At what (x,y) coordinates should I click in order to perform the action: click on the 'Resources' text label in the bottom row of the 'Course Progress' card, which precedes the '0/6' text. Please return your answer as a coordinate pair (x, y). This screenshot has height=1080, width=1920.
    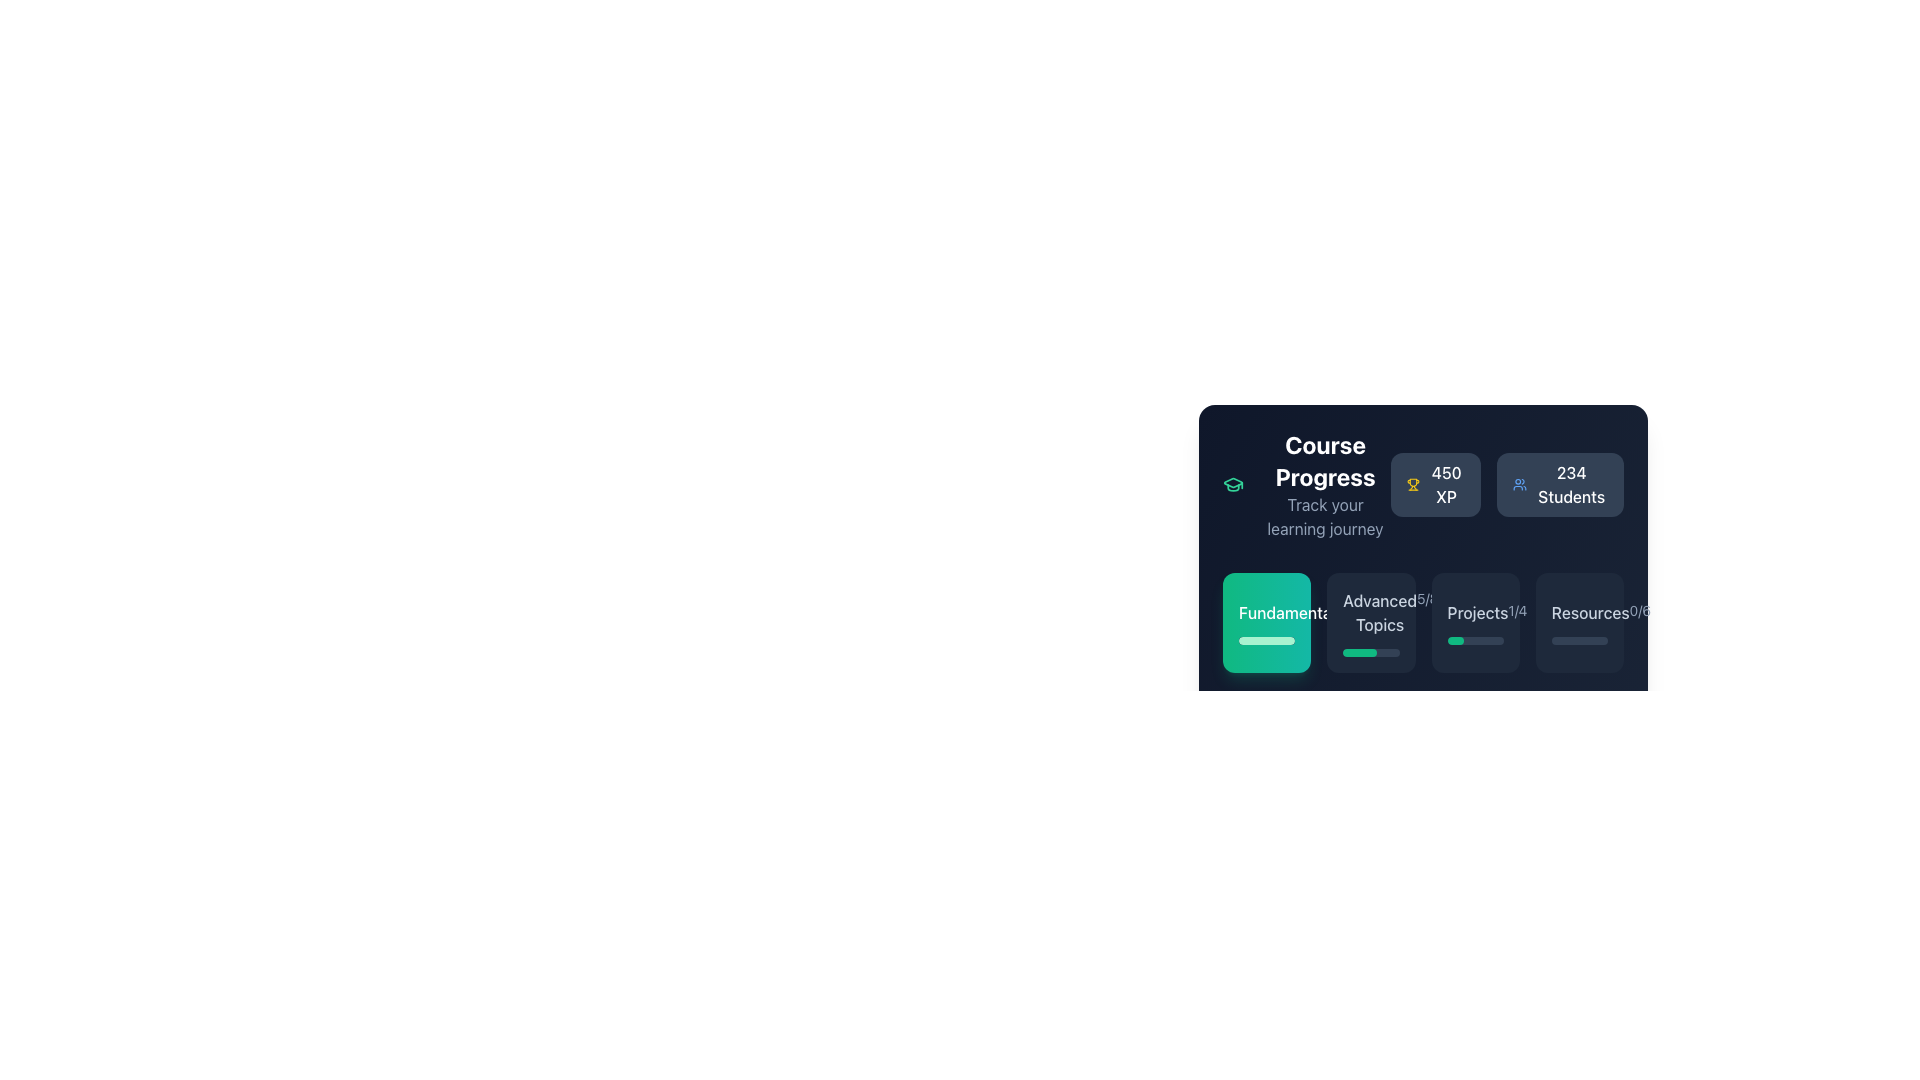
    Looking at the image, I should click on (1589, 612).